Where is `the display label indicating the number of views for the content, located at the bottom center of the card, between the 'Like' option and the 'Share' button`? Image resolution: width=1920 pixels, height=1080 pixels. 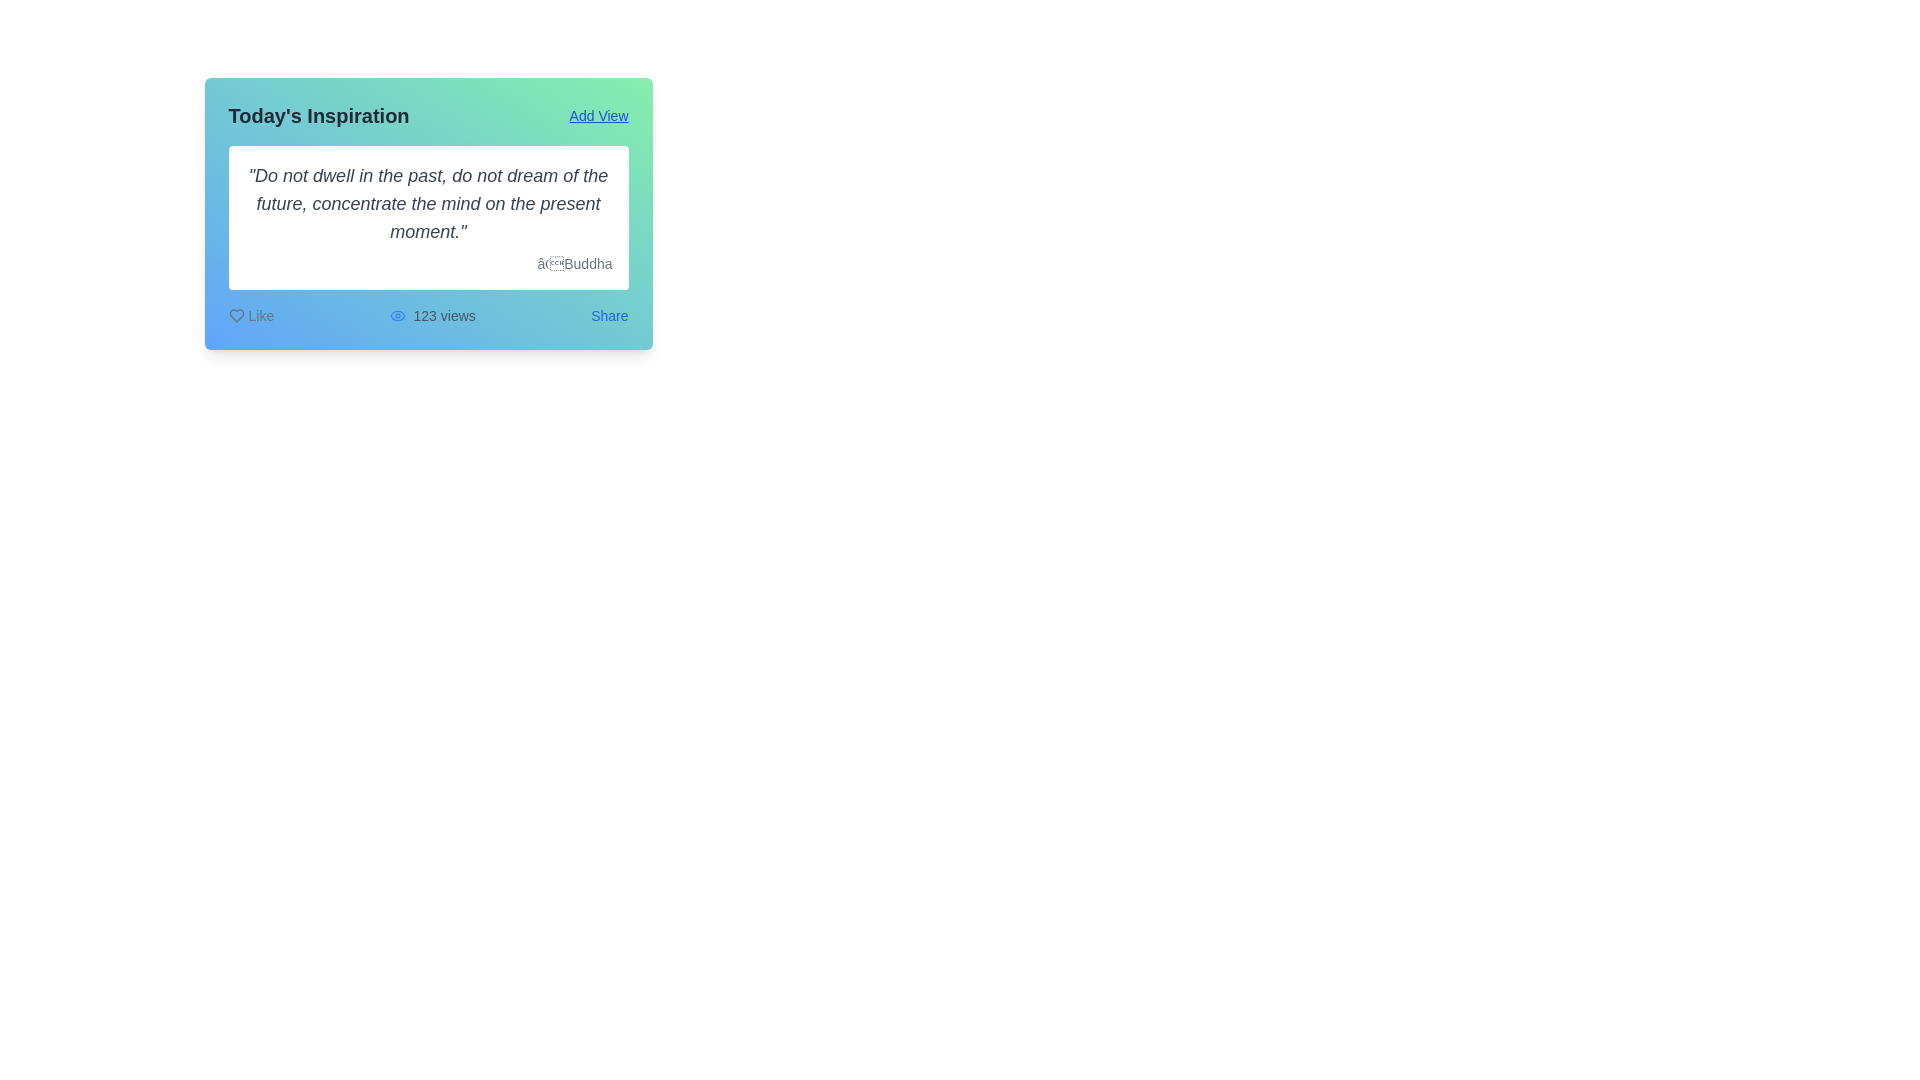
the display label indicating the number of views for the content, located at the bottom center of the card, between the 'Like' option and the 'Share' button is located at coordinates (431, 315).